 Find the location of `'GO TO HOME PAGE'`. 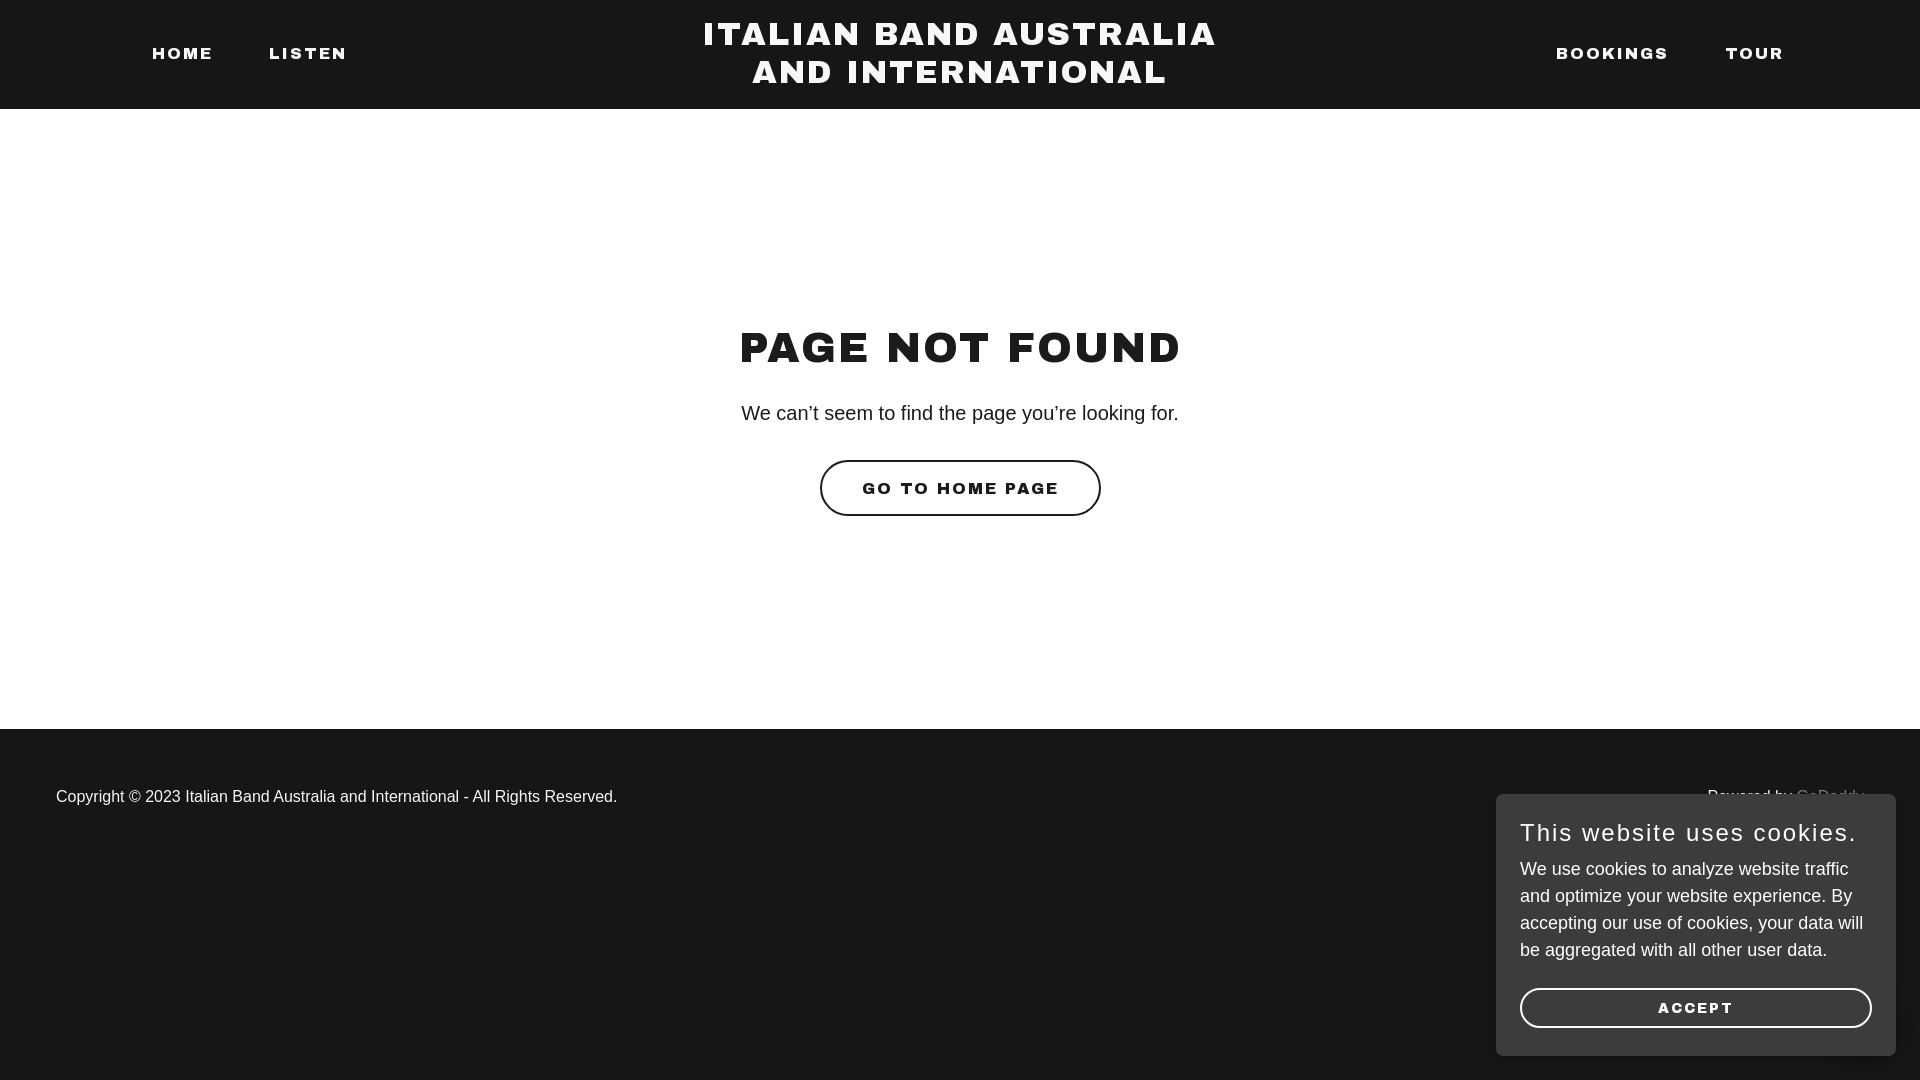

'GO TO HOME PAGE' is located at coordinates (820, 488).